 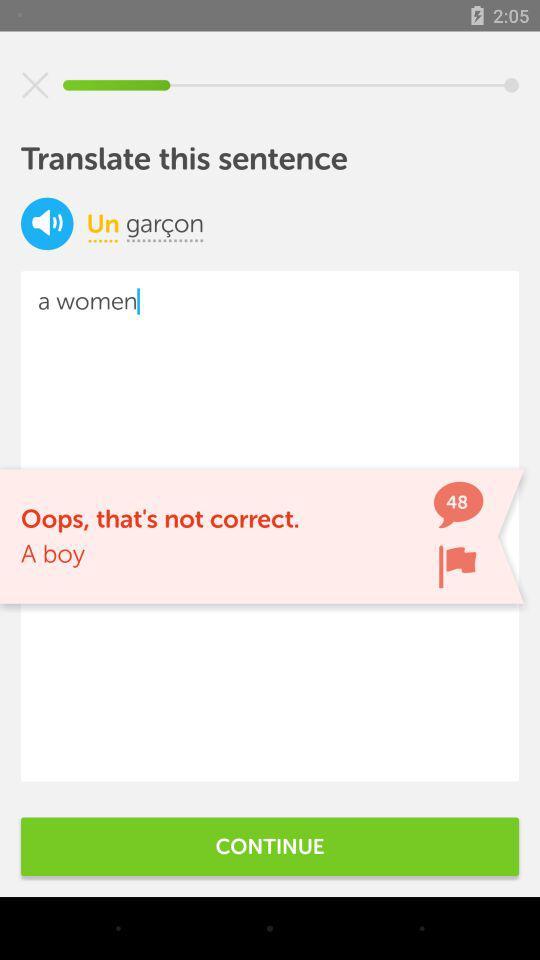 What do you see at coordinates (270, 845) in the screenshot?
I see `continue item` at bounding box center [270, 845].